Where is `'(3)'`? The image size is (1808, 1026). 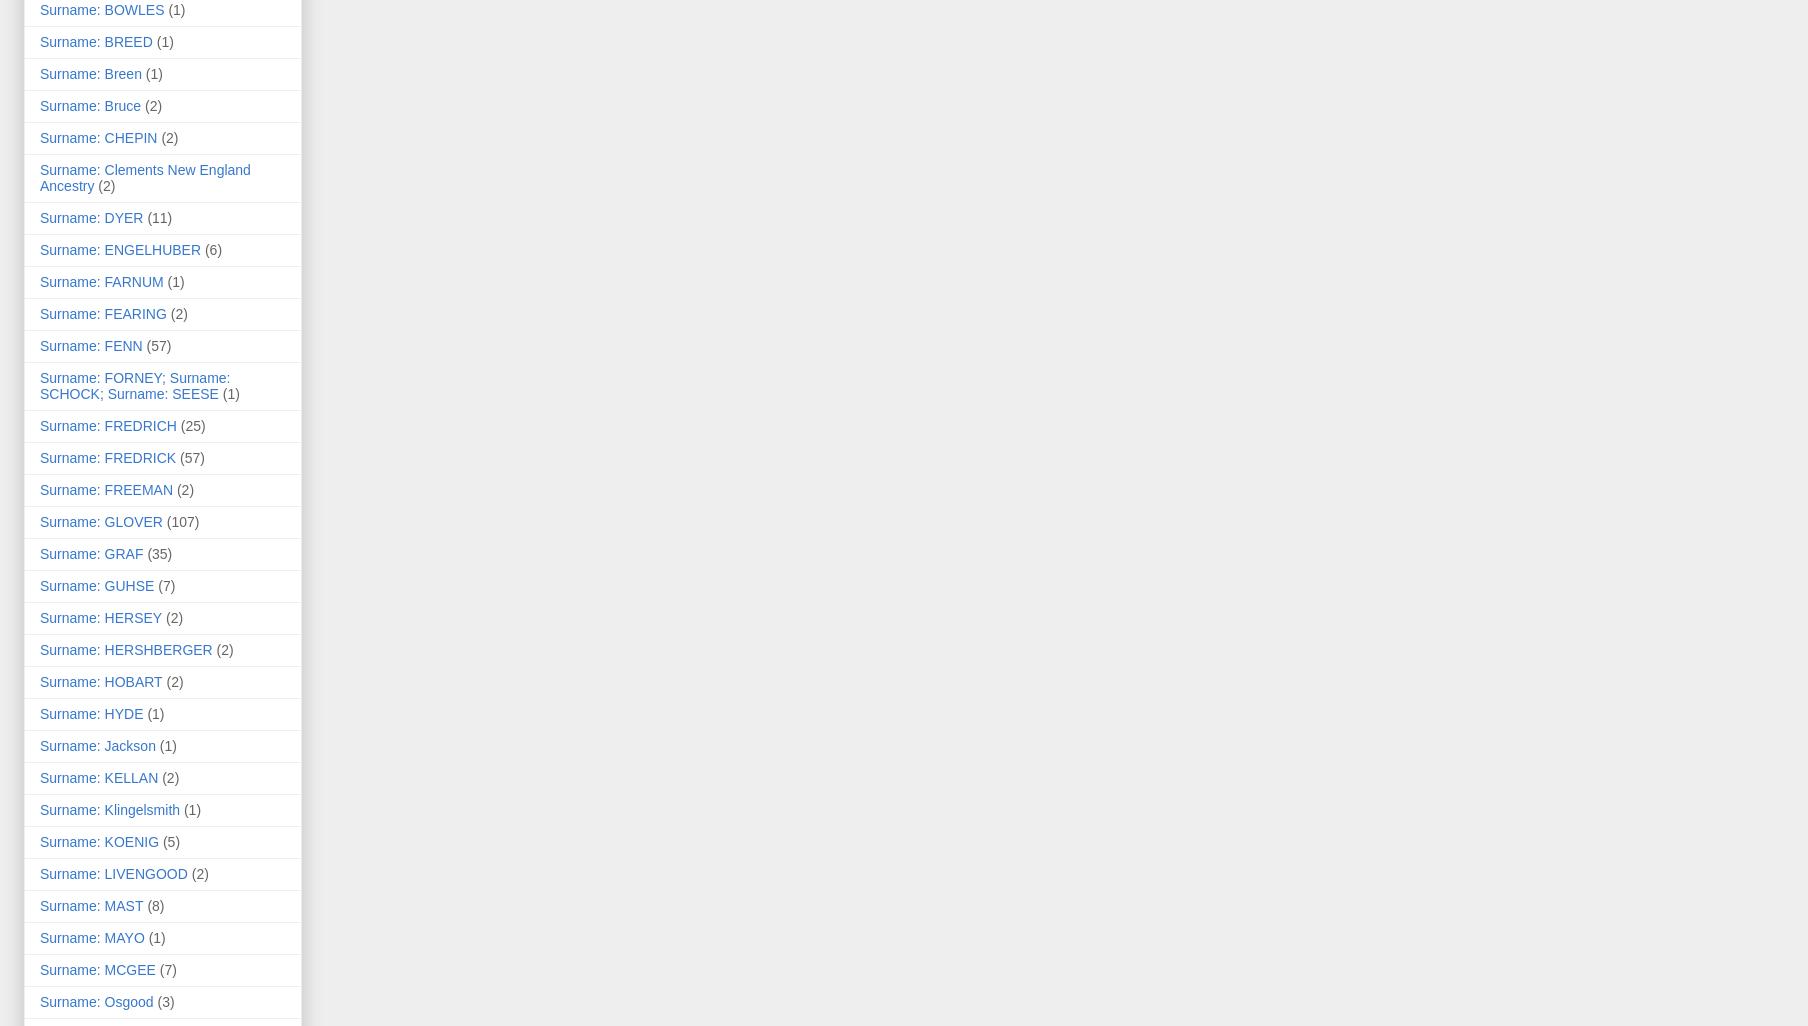
'(3)' is located at coordinates (156, 1000).